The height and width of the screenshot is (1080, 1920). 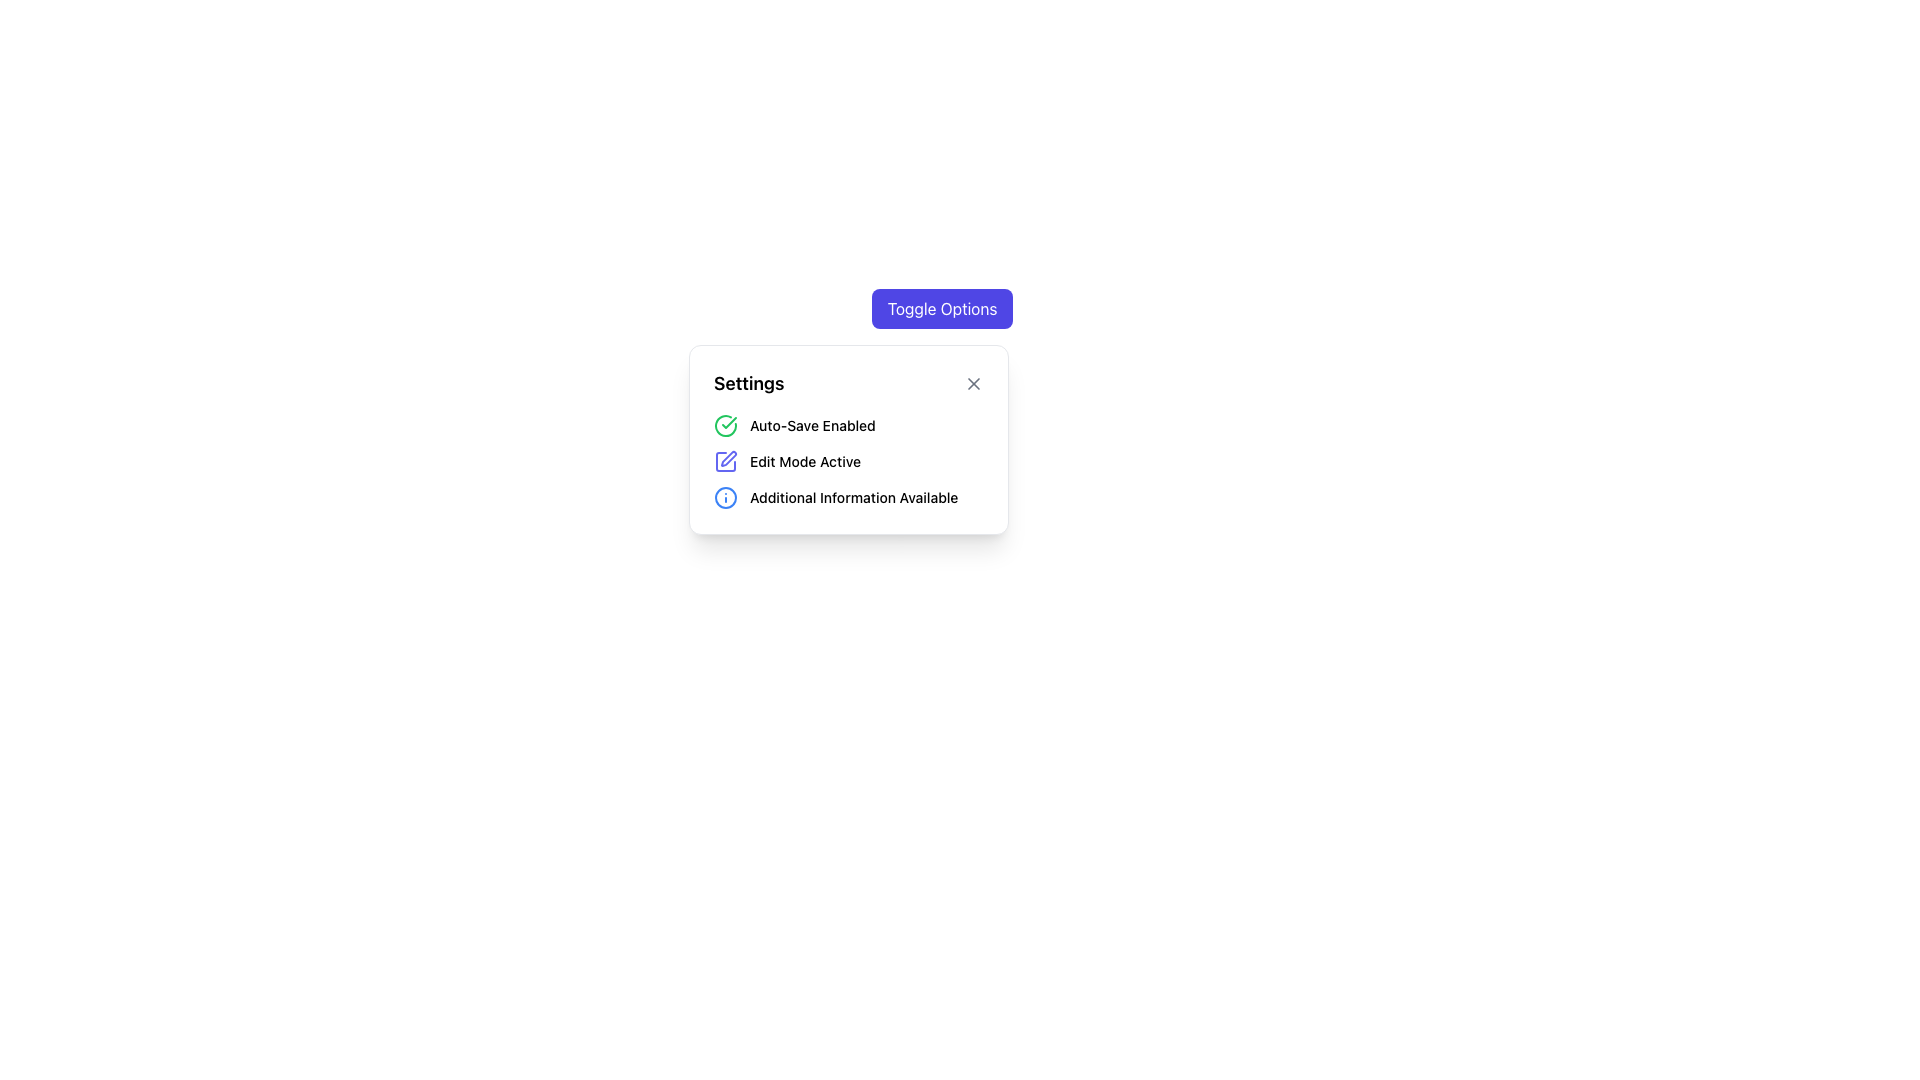 I want to click on the 'Auto-Save Enabled' status icon located to the left of the descriptive text, indicating that auto-save is currently active, so click(x=724, y=424).